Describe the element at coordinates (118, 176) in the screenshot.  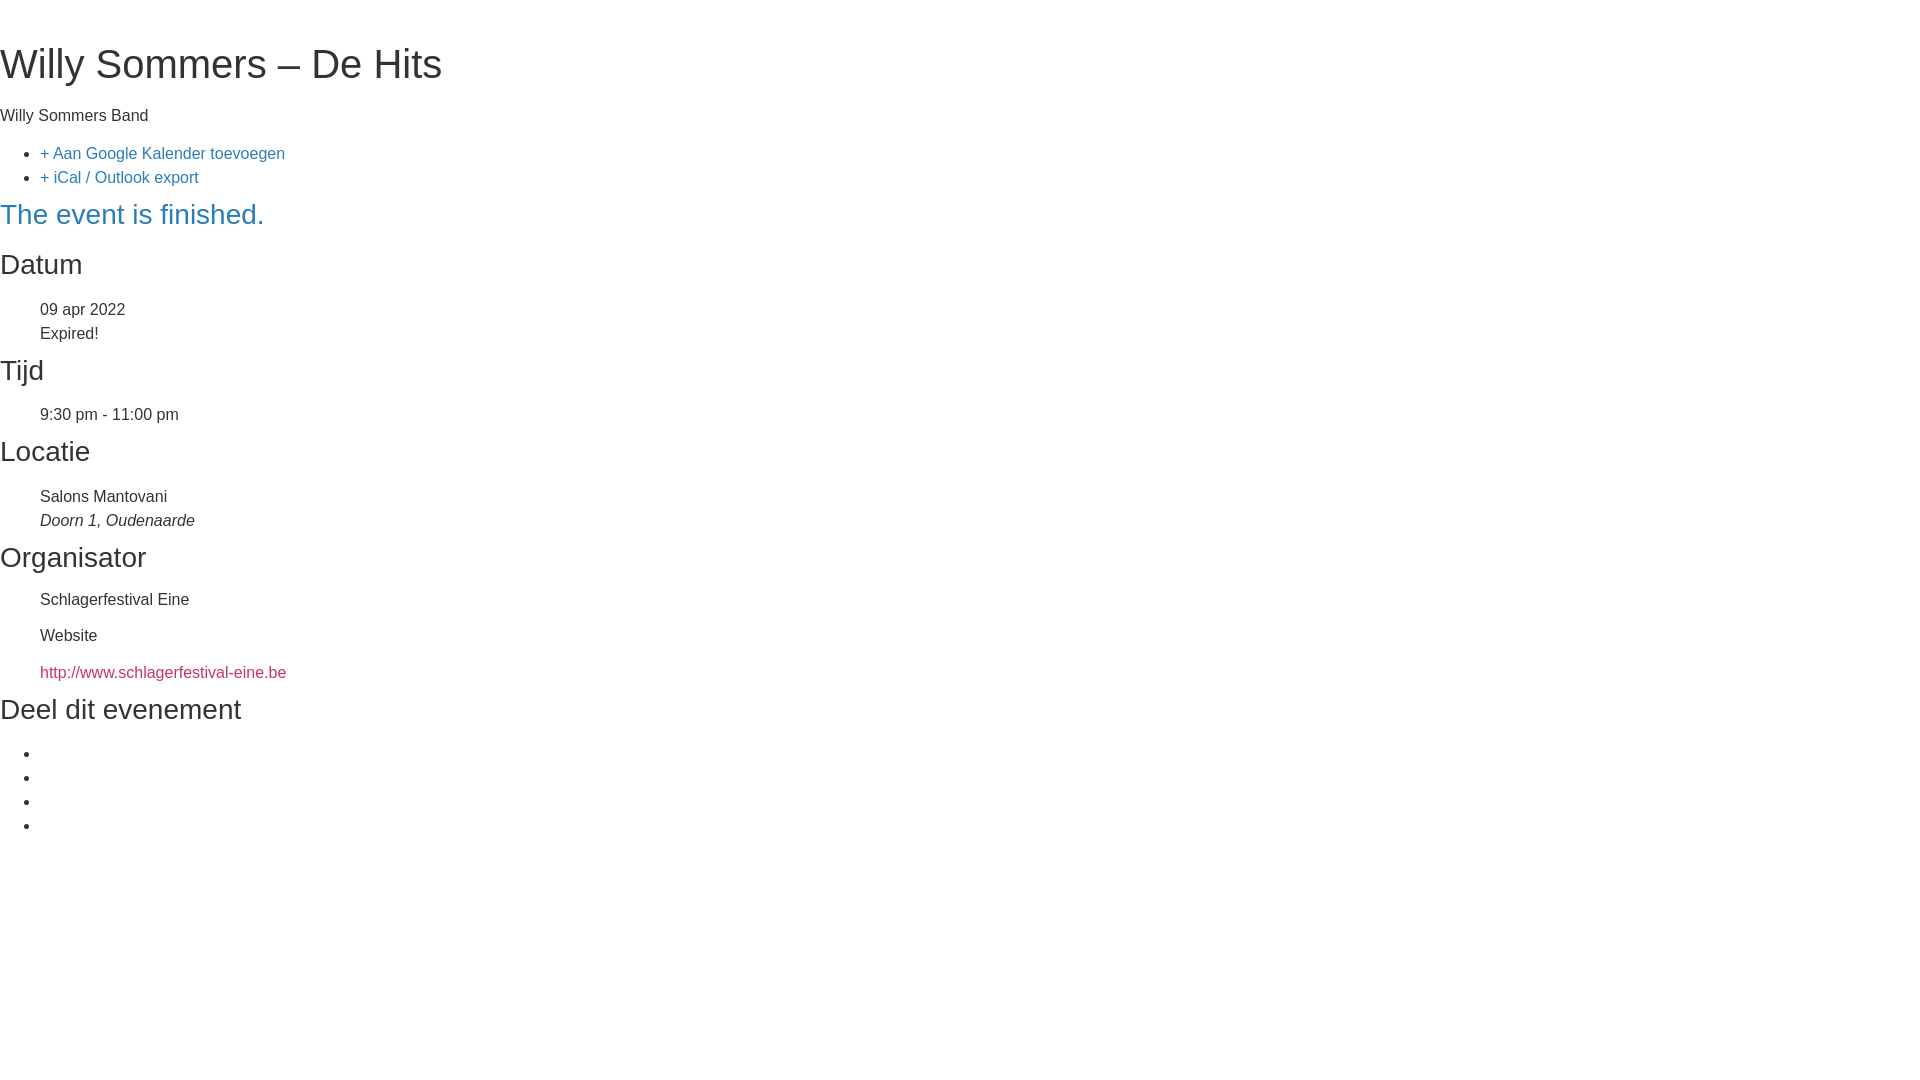
I see `'+ iCal / Outlook export'` at that location.